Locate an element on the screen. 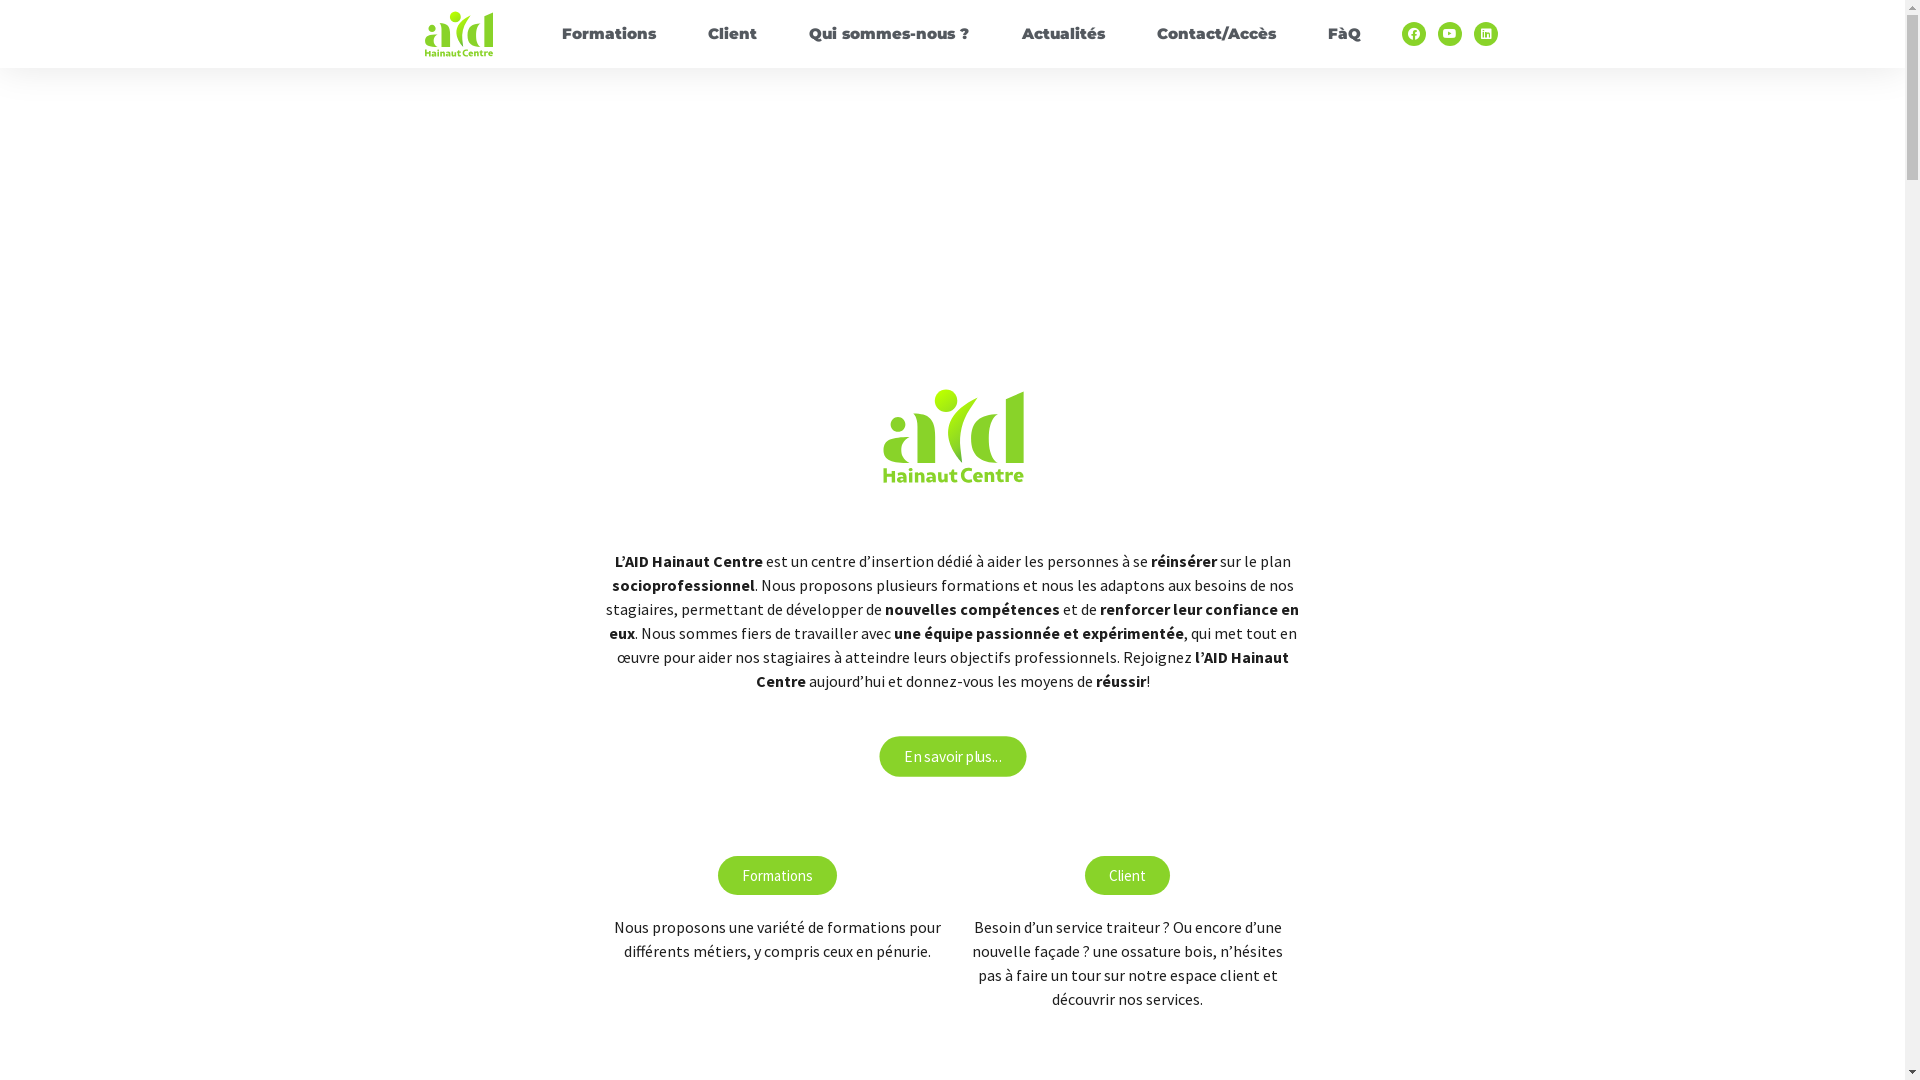 This screenshot has width=1920, height=1080. 'Formations' is located at coordinates (776, 874).